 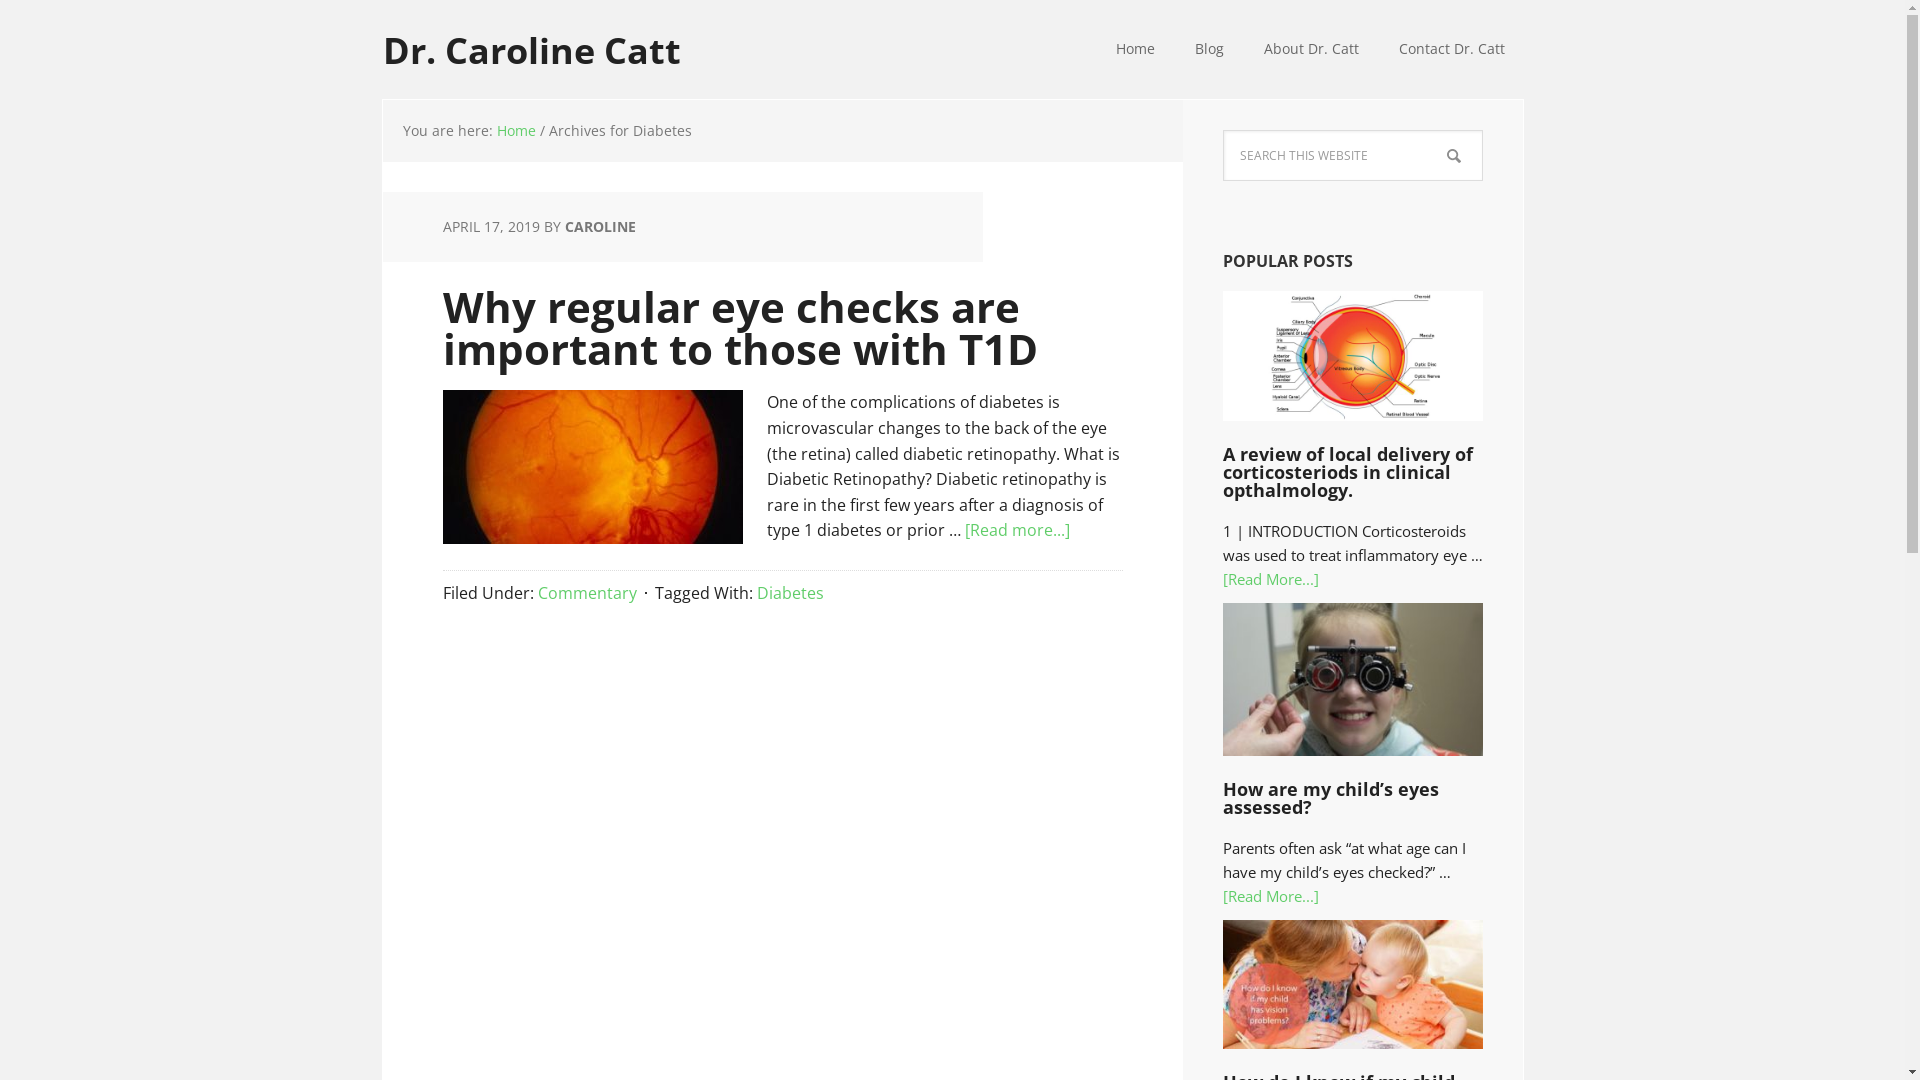 I want to click on 'Search', so click(x=1482, y=129).